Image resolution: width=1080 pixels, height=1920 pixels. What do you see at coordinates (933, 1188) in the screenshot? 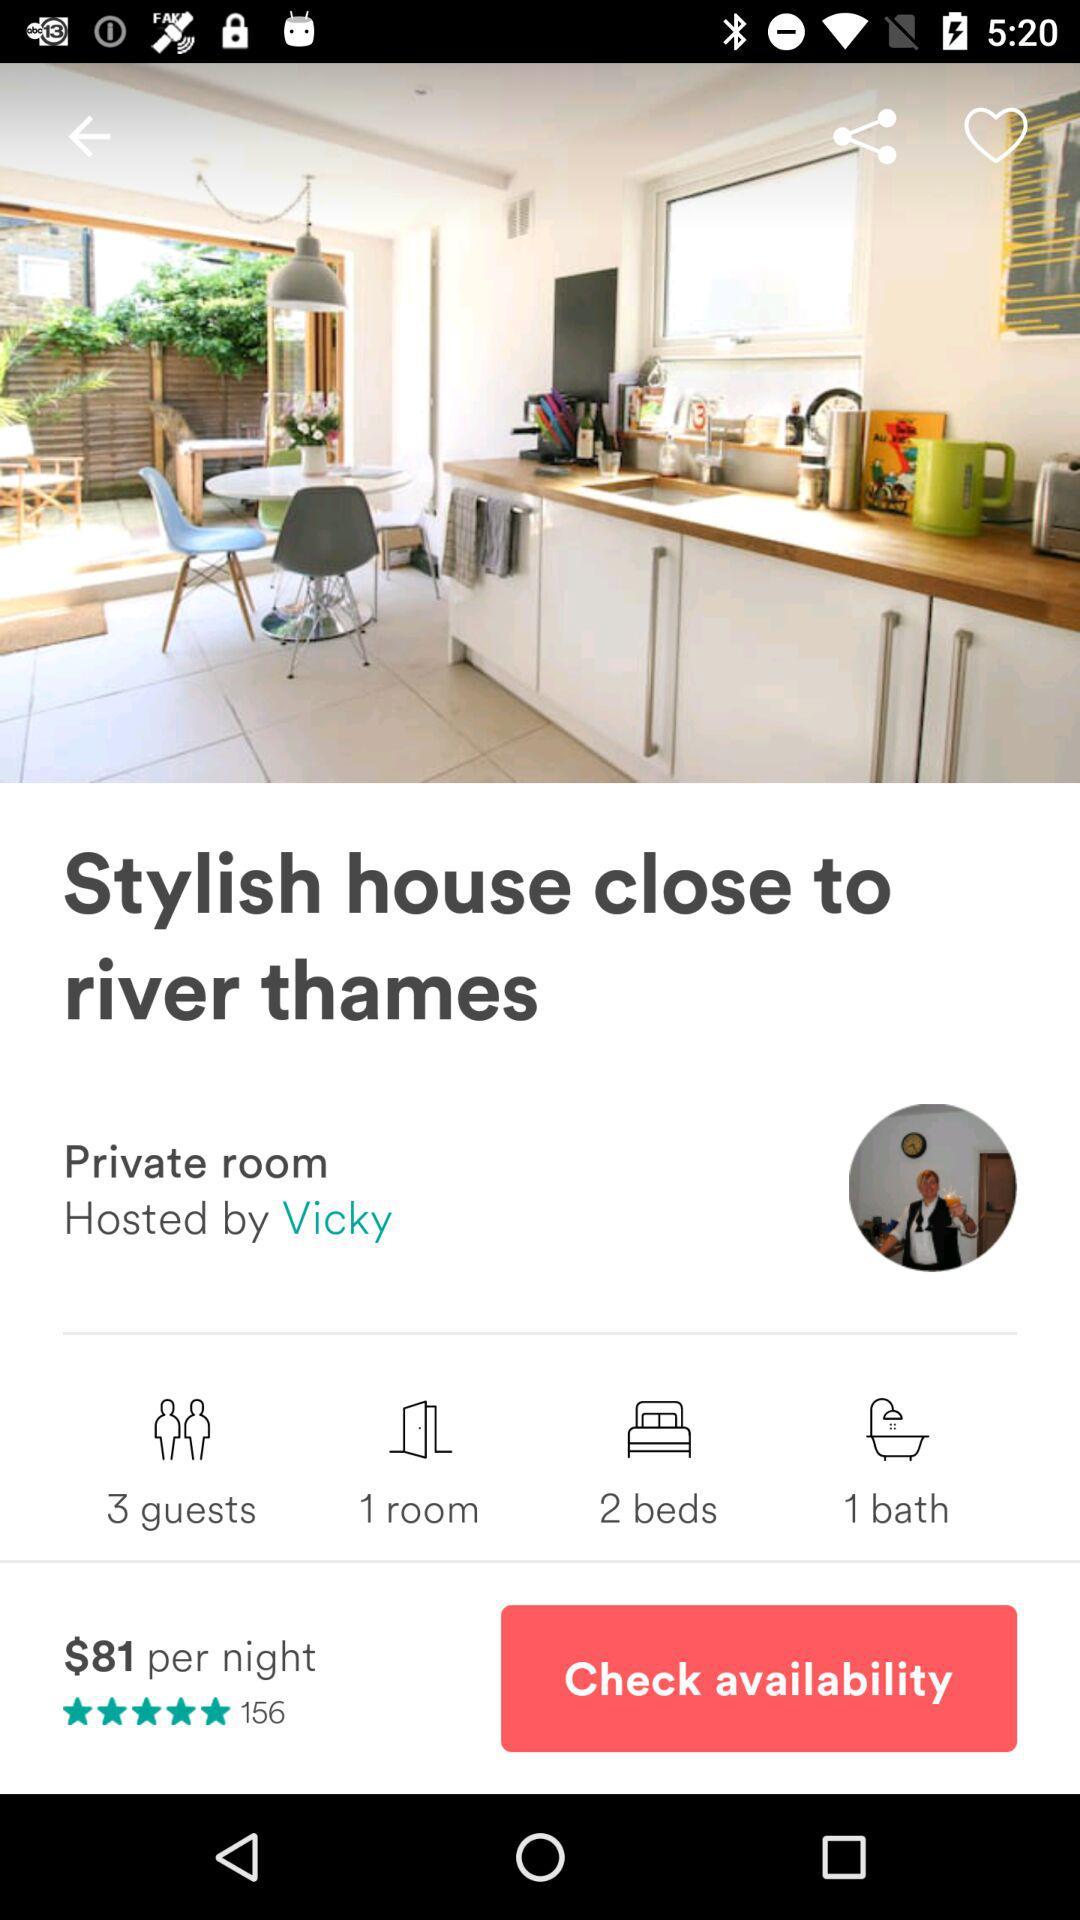
I see `icon below stylish house close item` at bounding box center [933, 1188].